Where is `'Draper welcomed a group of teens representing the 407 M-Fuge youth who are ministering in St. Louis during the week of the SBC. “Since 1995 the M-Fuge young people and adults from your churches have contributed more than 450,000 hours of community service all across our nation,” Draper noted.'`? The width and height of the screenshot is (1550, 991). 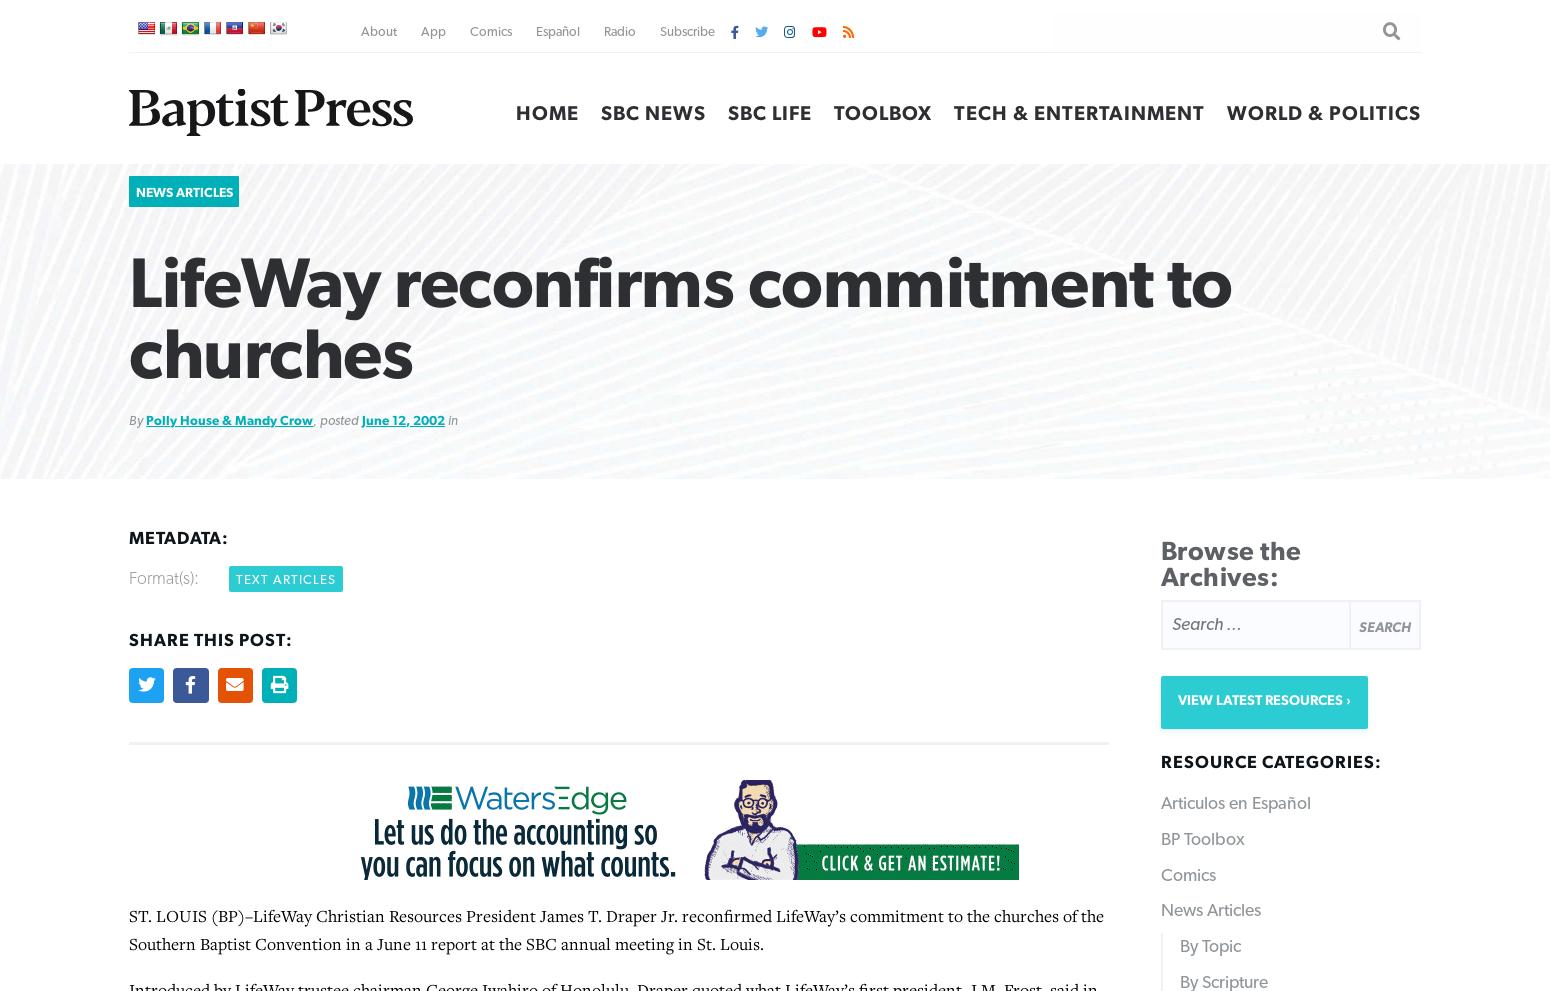
'Draper welcomed a group of teens representing the 407 M-Fuge youth who are ministering in St. Louis during the week of the SBC. “Since 1995 the M-Fuge young people and adults from your churches have contributed more than 450,000 hours of community service all across our nation,” Draper noted.' is located at coordinates (612, 253).